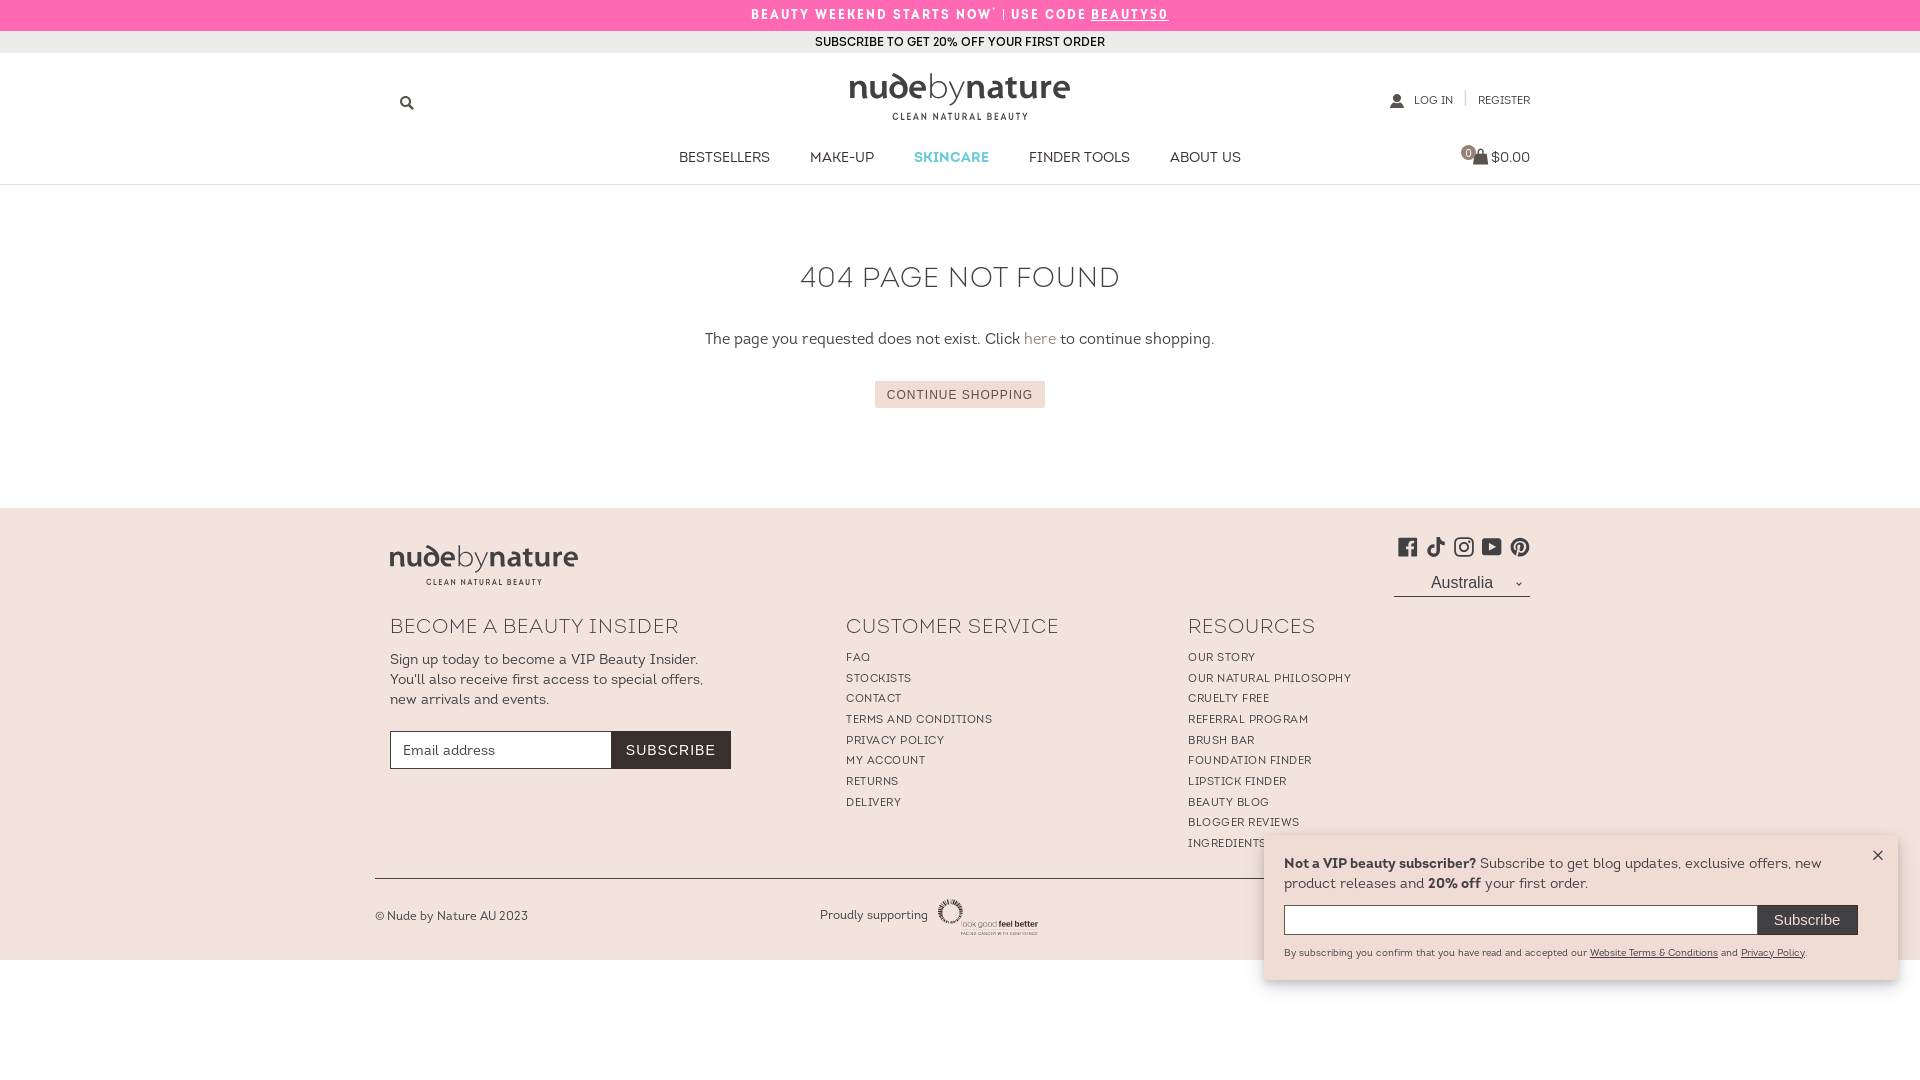 This screenshot has width=1920, height=1080. What do you see at coordinates (671, 749) in the screenshot?
I see `'SUBSCRIBE'` at bounding box center [671, 749].